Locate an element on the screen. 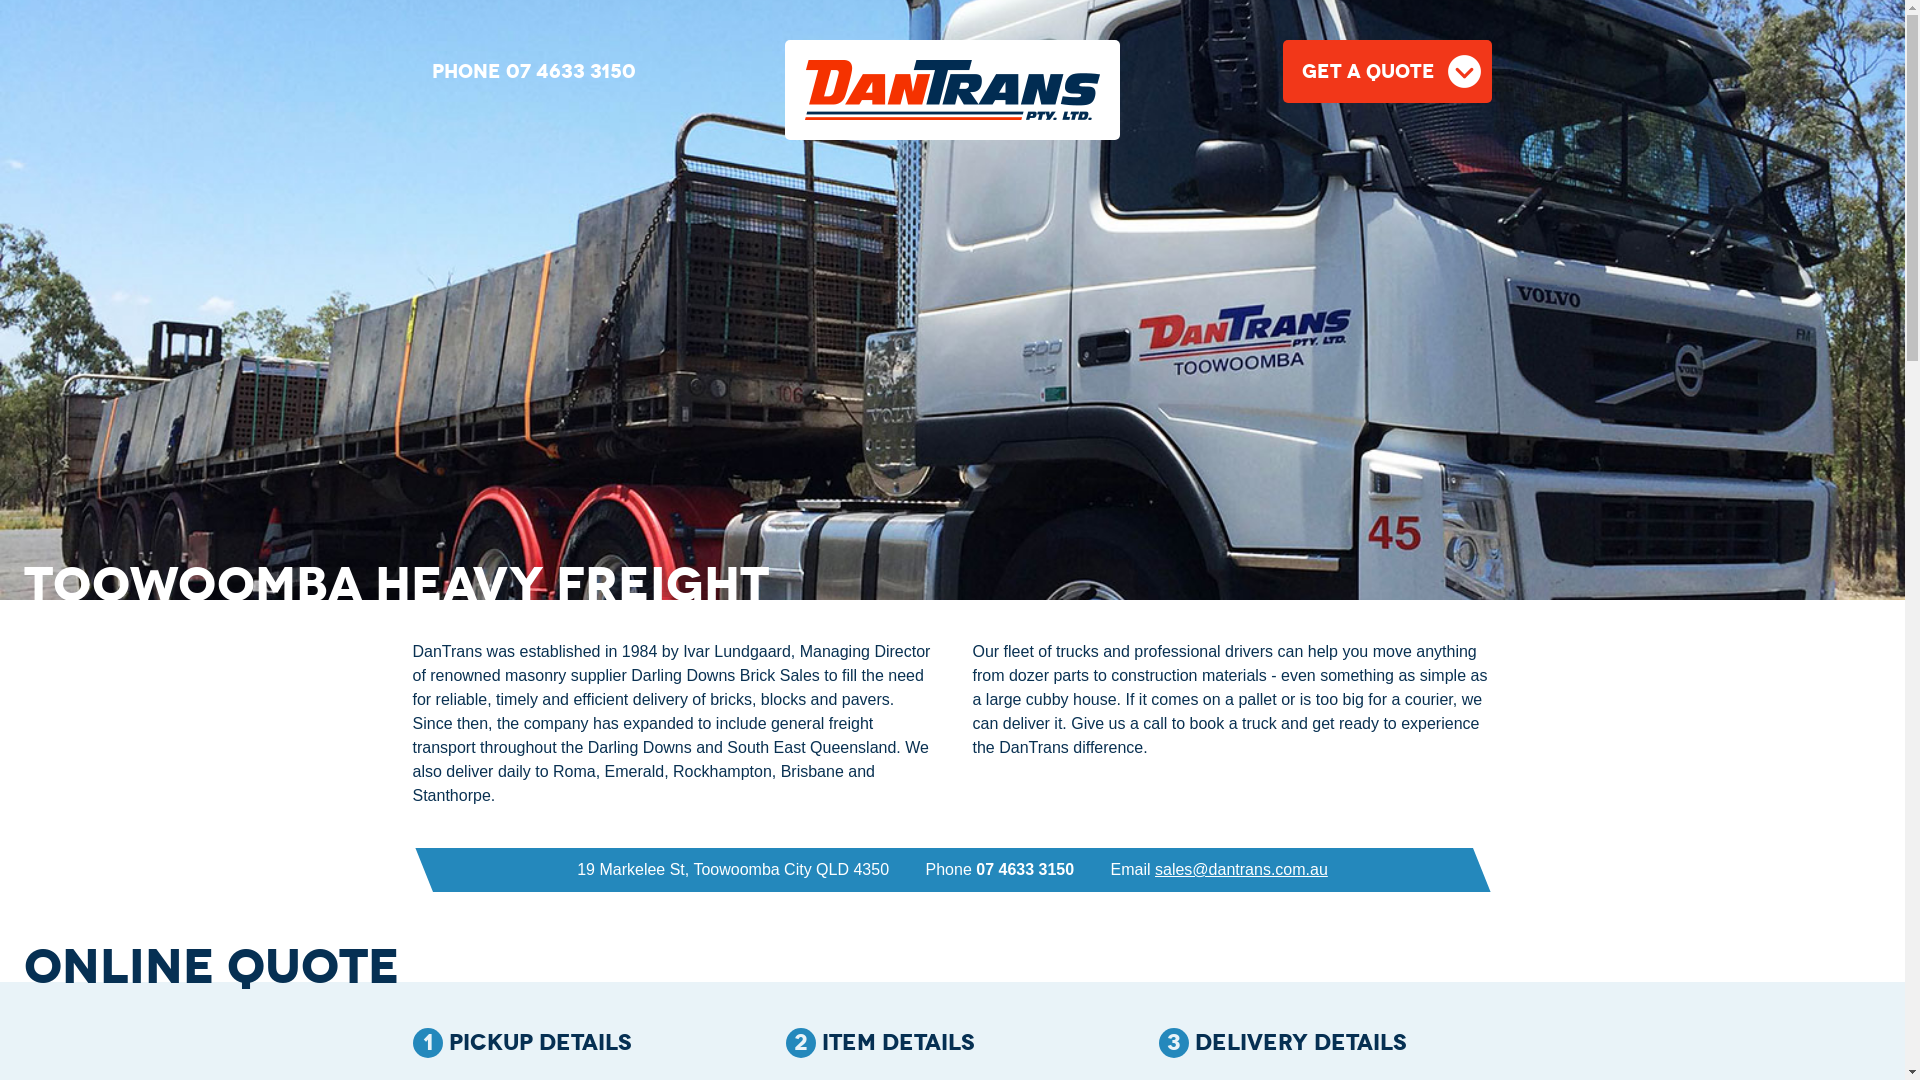 This screenshot has height=1080, width=1920. 'GET A QUOTE' is located at coordinates (1386, 70).